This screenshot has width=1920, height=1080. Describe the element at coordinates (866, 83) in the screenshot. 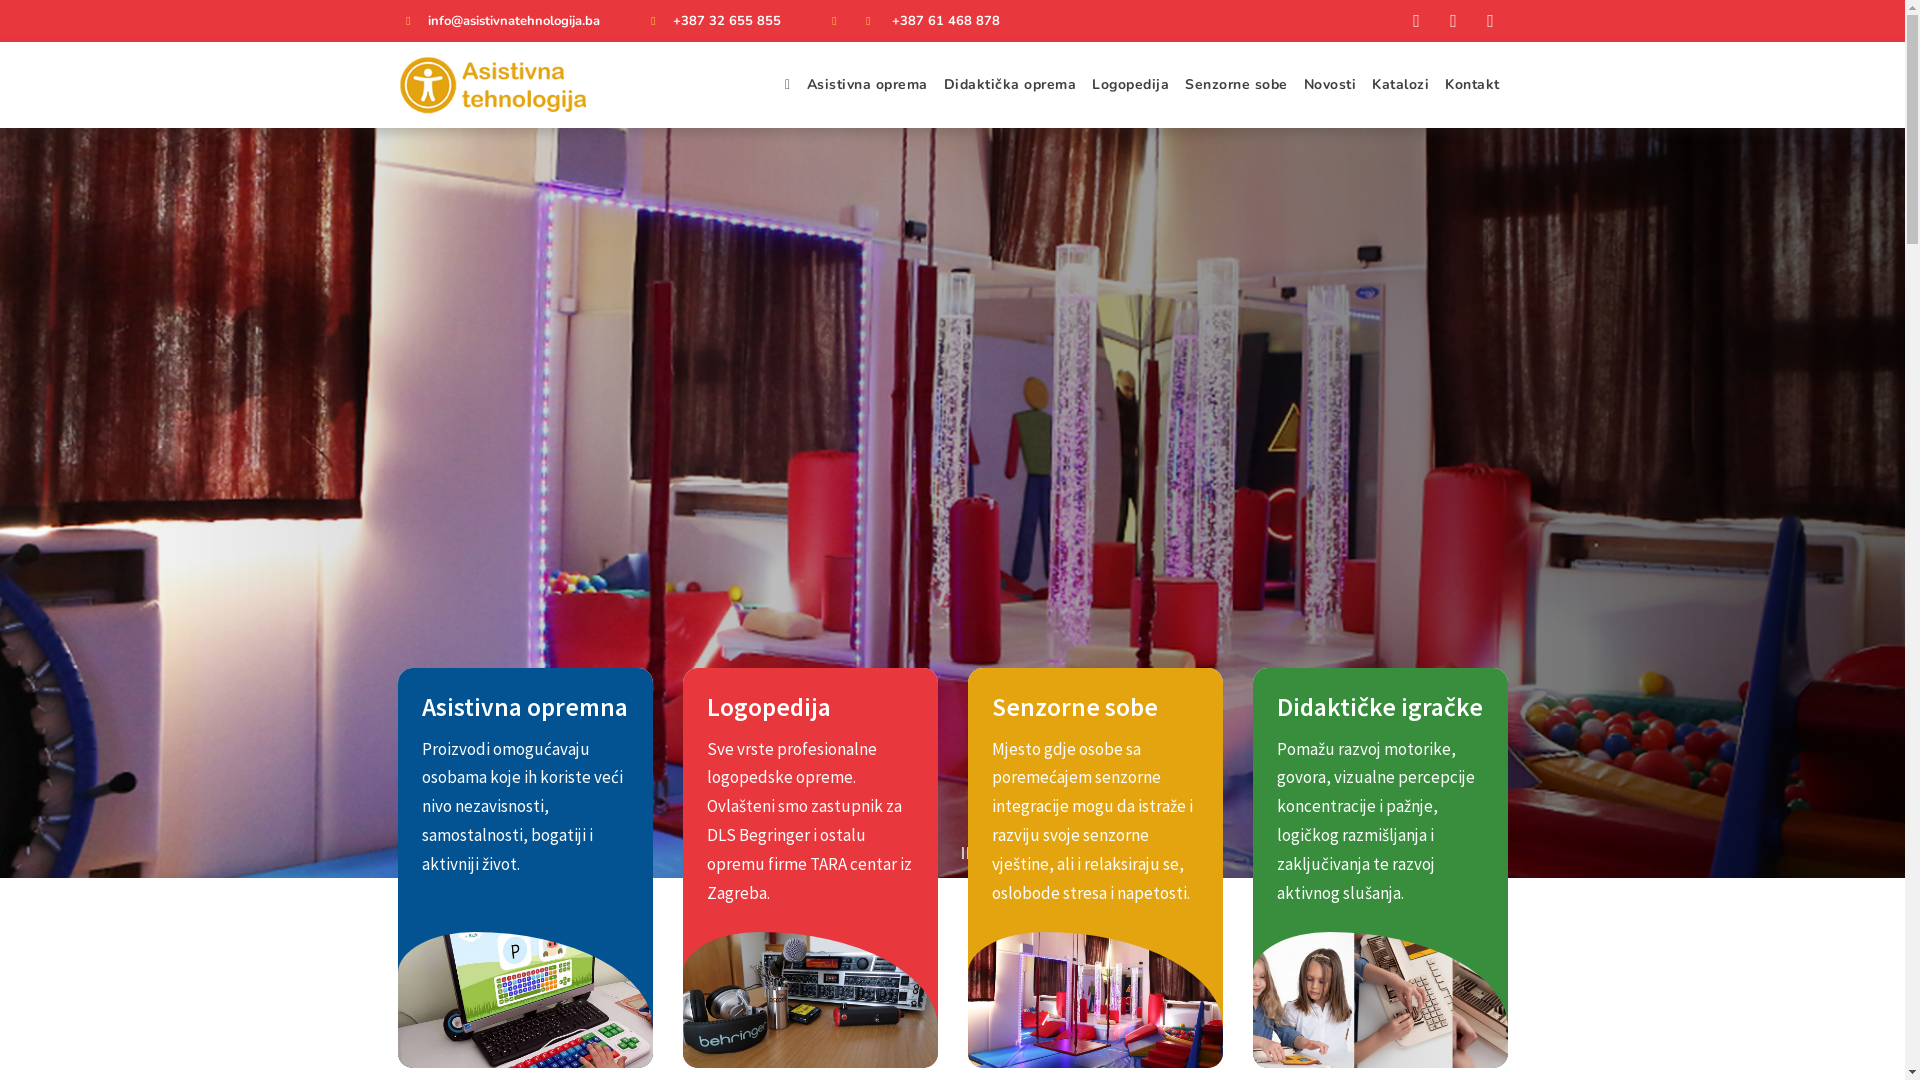

I see `'Asistivna oprema'` at that location.